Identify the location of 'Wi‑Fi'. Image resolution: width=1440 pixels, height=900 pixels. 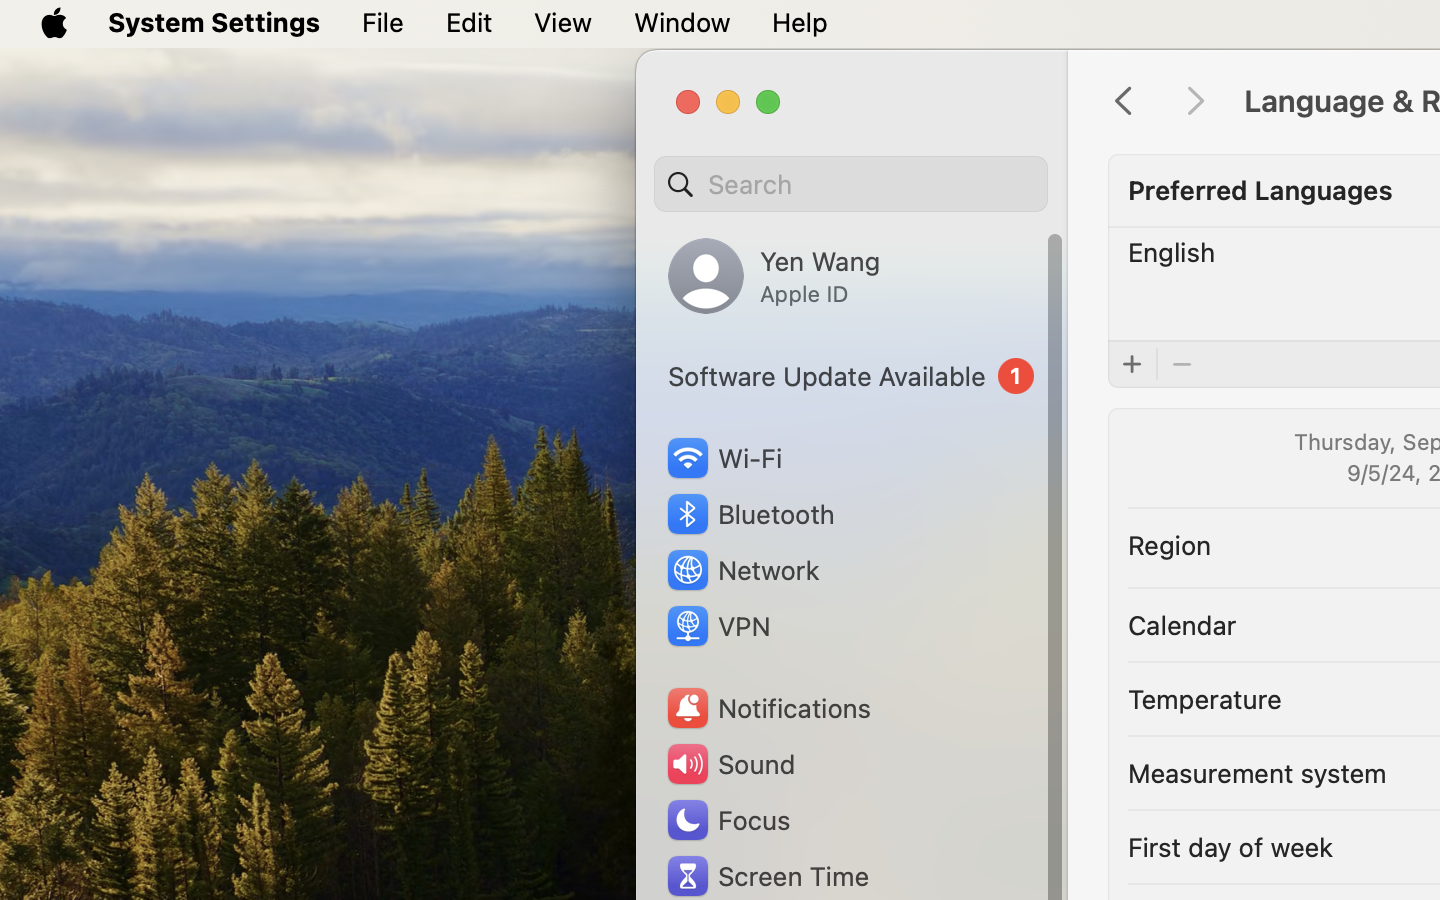
(722, 457).